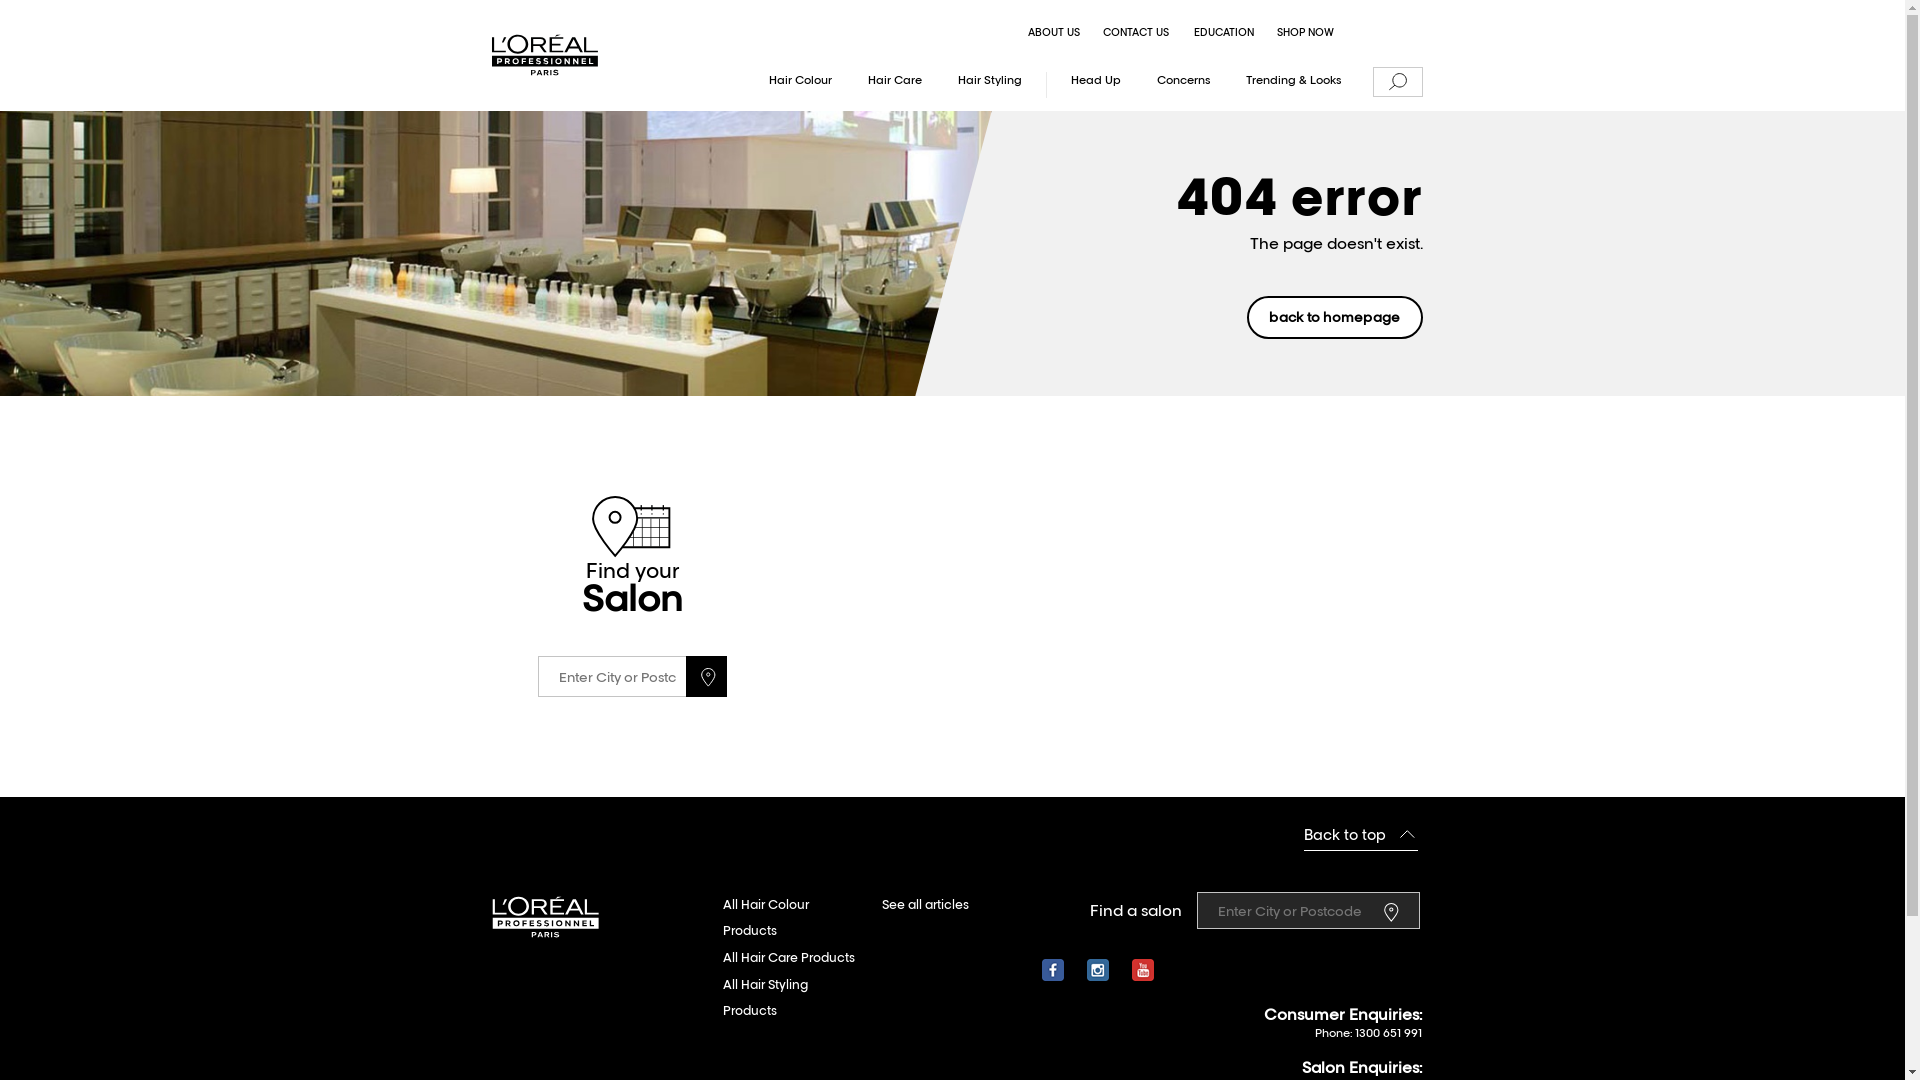 This screenshot has height=1080, width=1920. What do you see at coordinates (791, 918) in the screenshot?
I see `'All Hair Colour Products'` at bounding box center [791, 918].